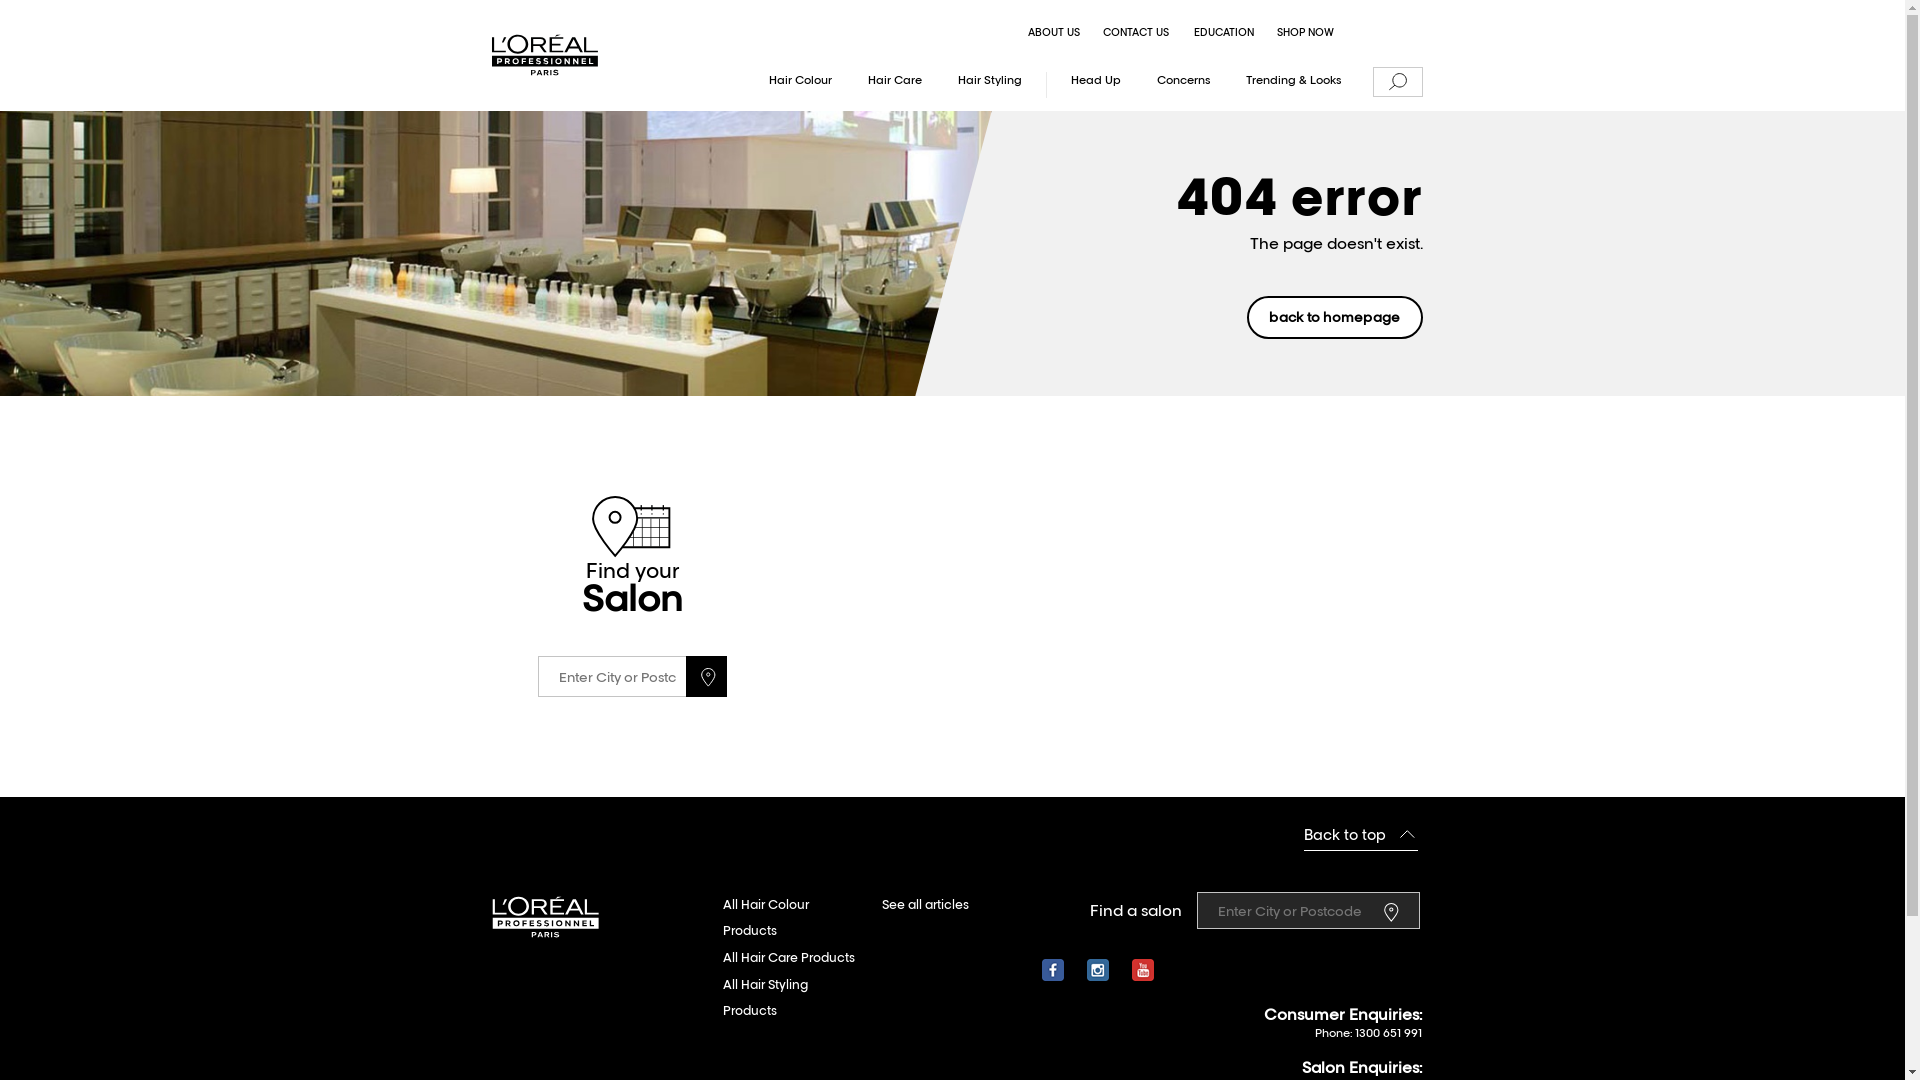 This screenshot has height=1080, width=1920. What do you see at coordinates (791, 918) in the screenshot?
I see `'All Hair Colour Products'` at bounding box center [791, 918].